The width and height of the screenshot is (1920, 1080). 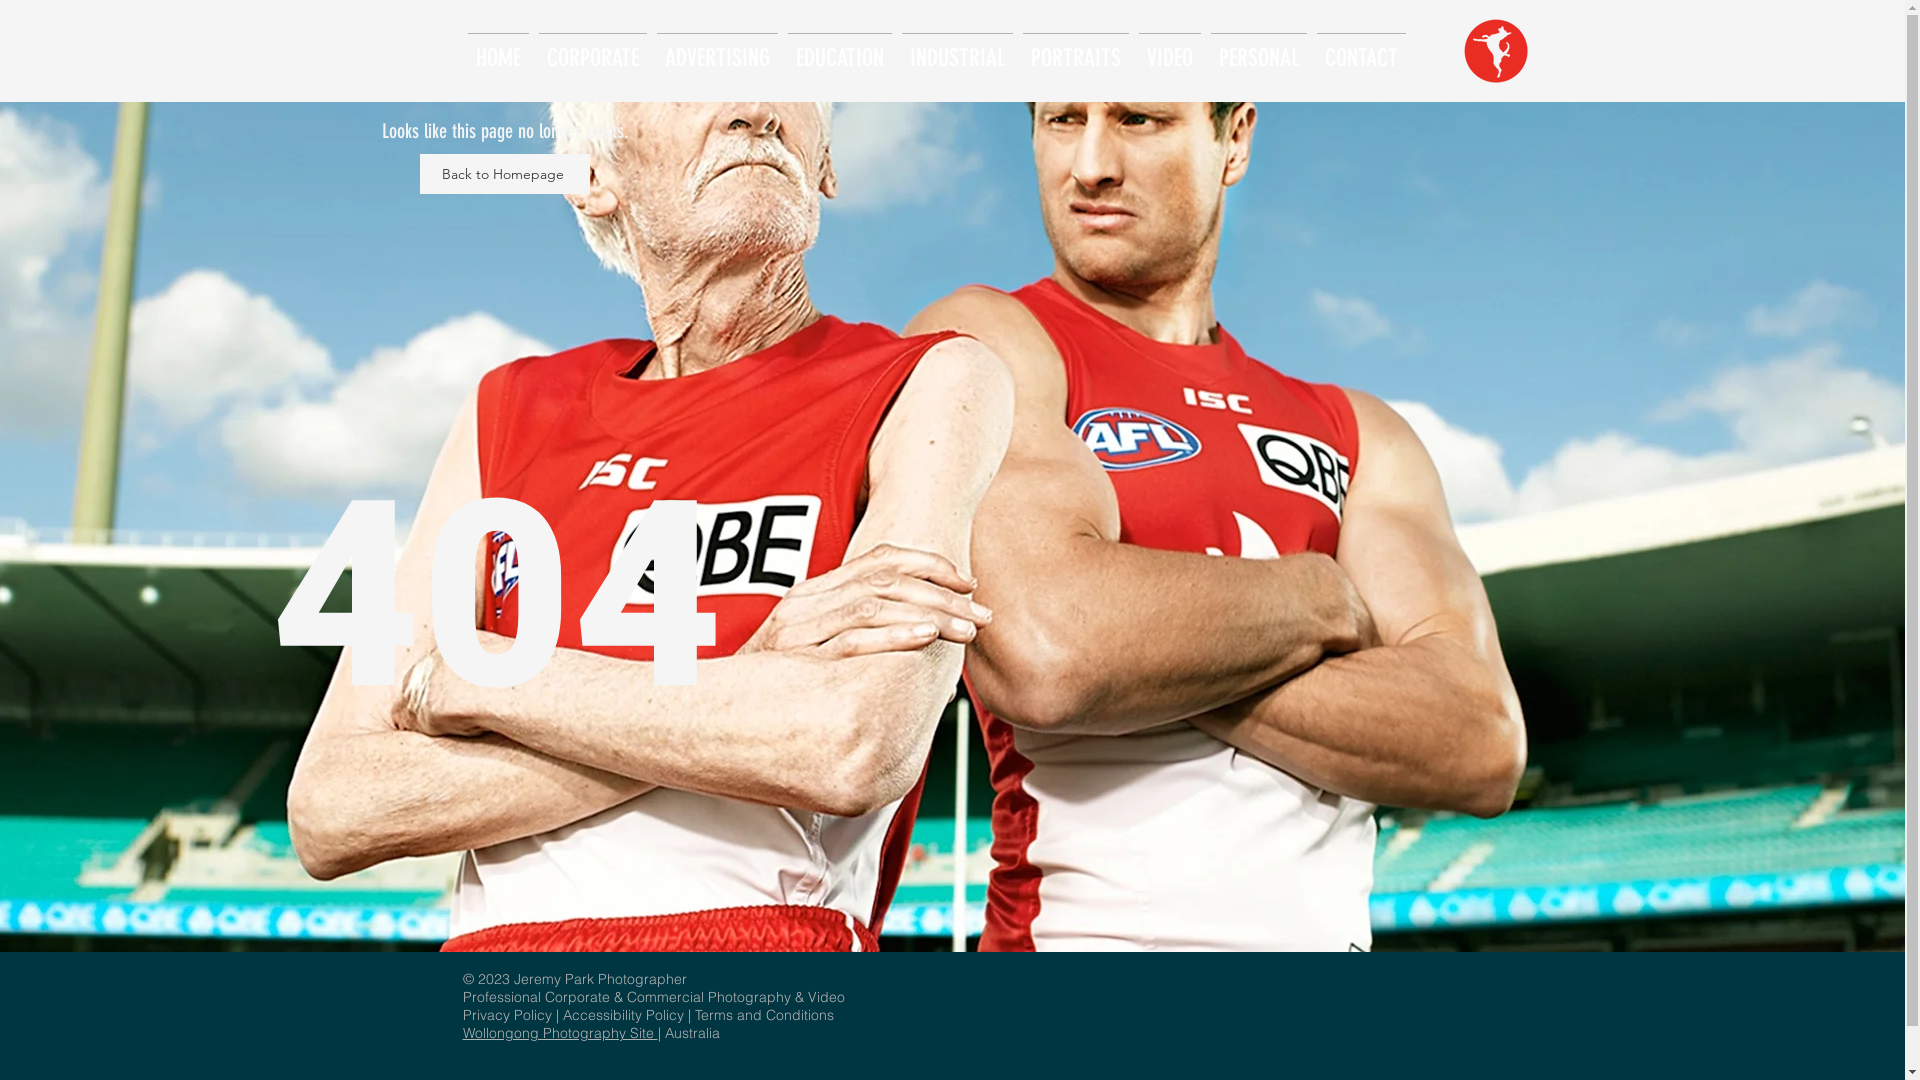 What do you see at coordinates (1170, 48) in the screenshot?
I see `'VIDEO'` at bounding box center [1170, 48].